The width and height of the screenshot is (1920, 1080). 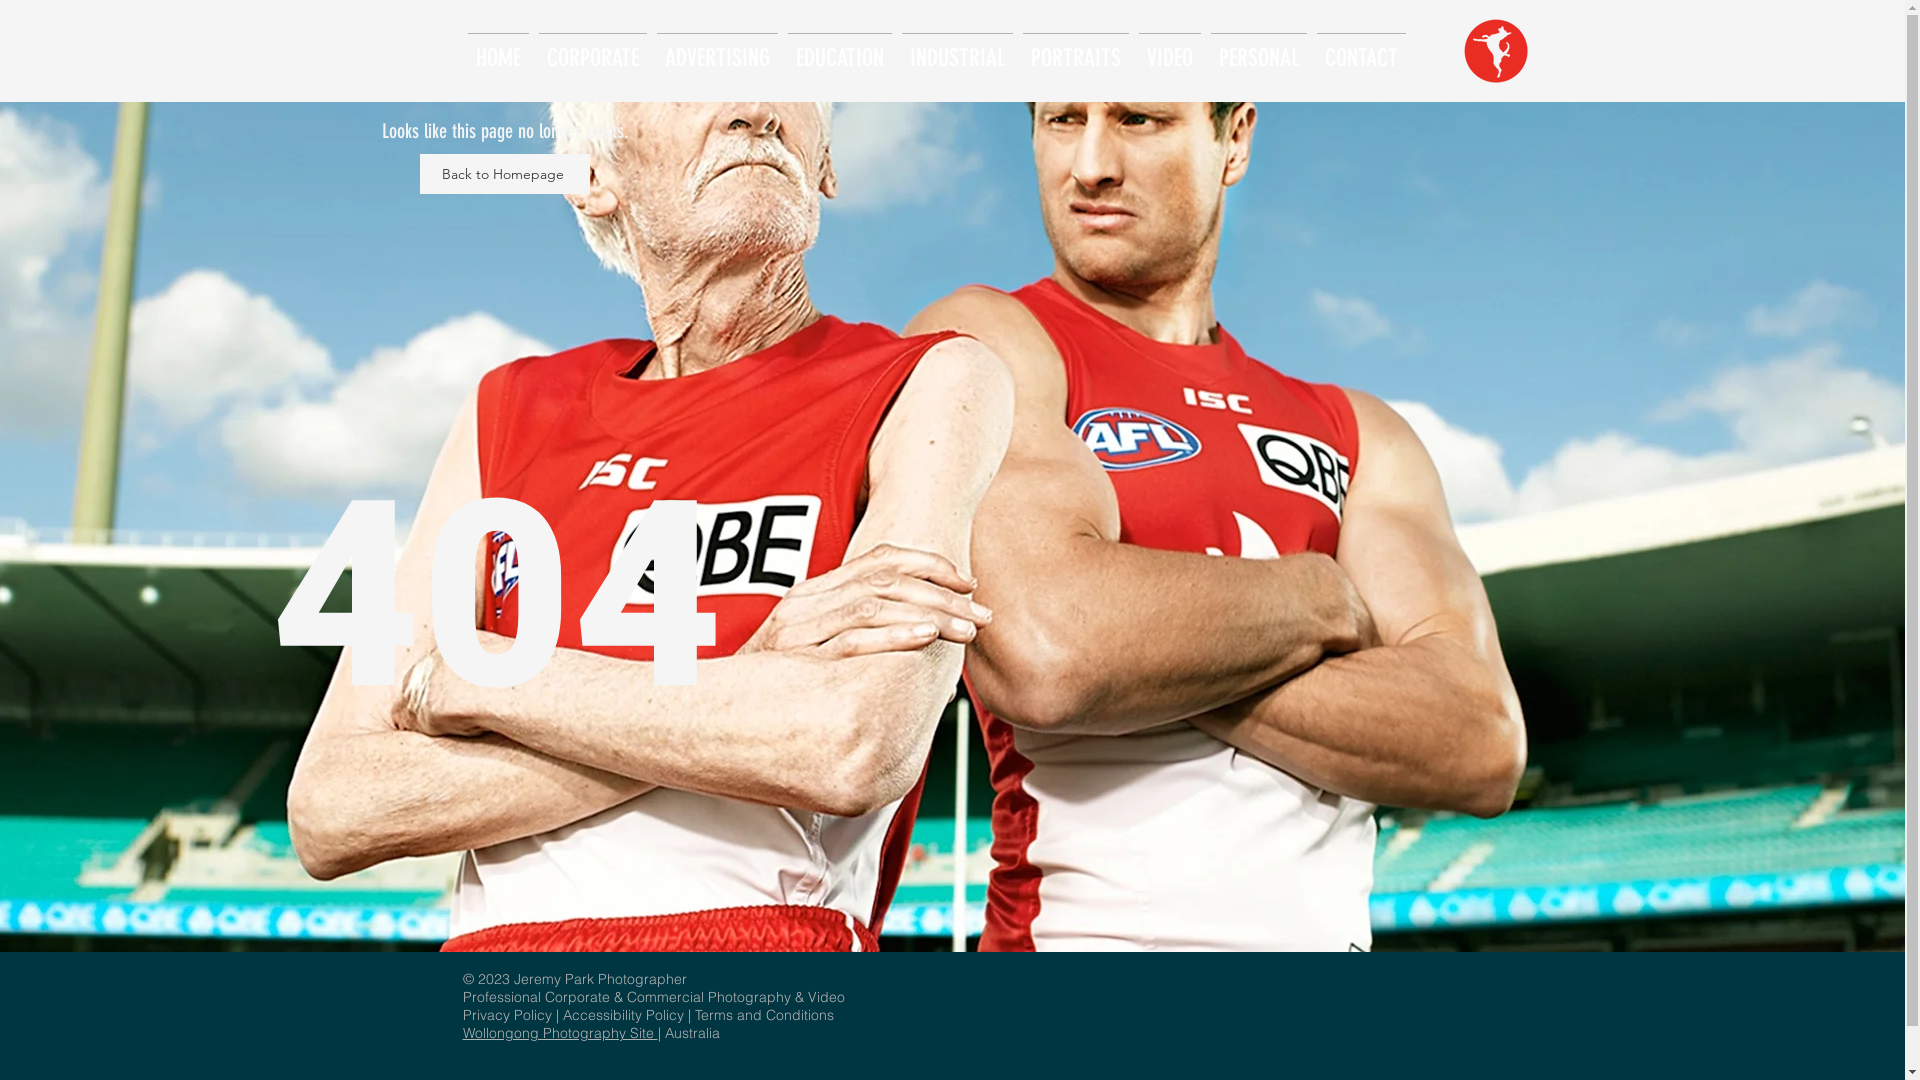 What do you see at coordinates (1170, 48) in the screenshot?
I see `'VIDEO'` at bounding box center [1170, 48].